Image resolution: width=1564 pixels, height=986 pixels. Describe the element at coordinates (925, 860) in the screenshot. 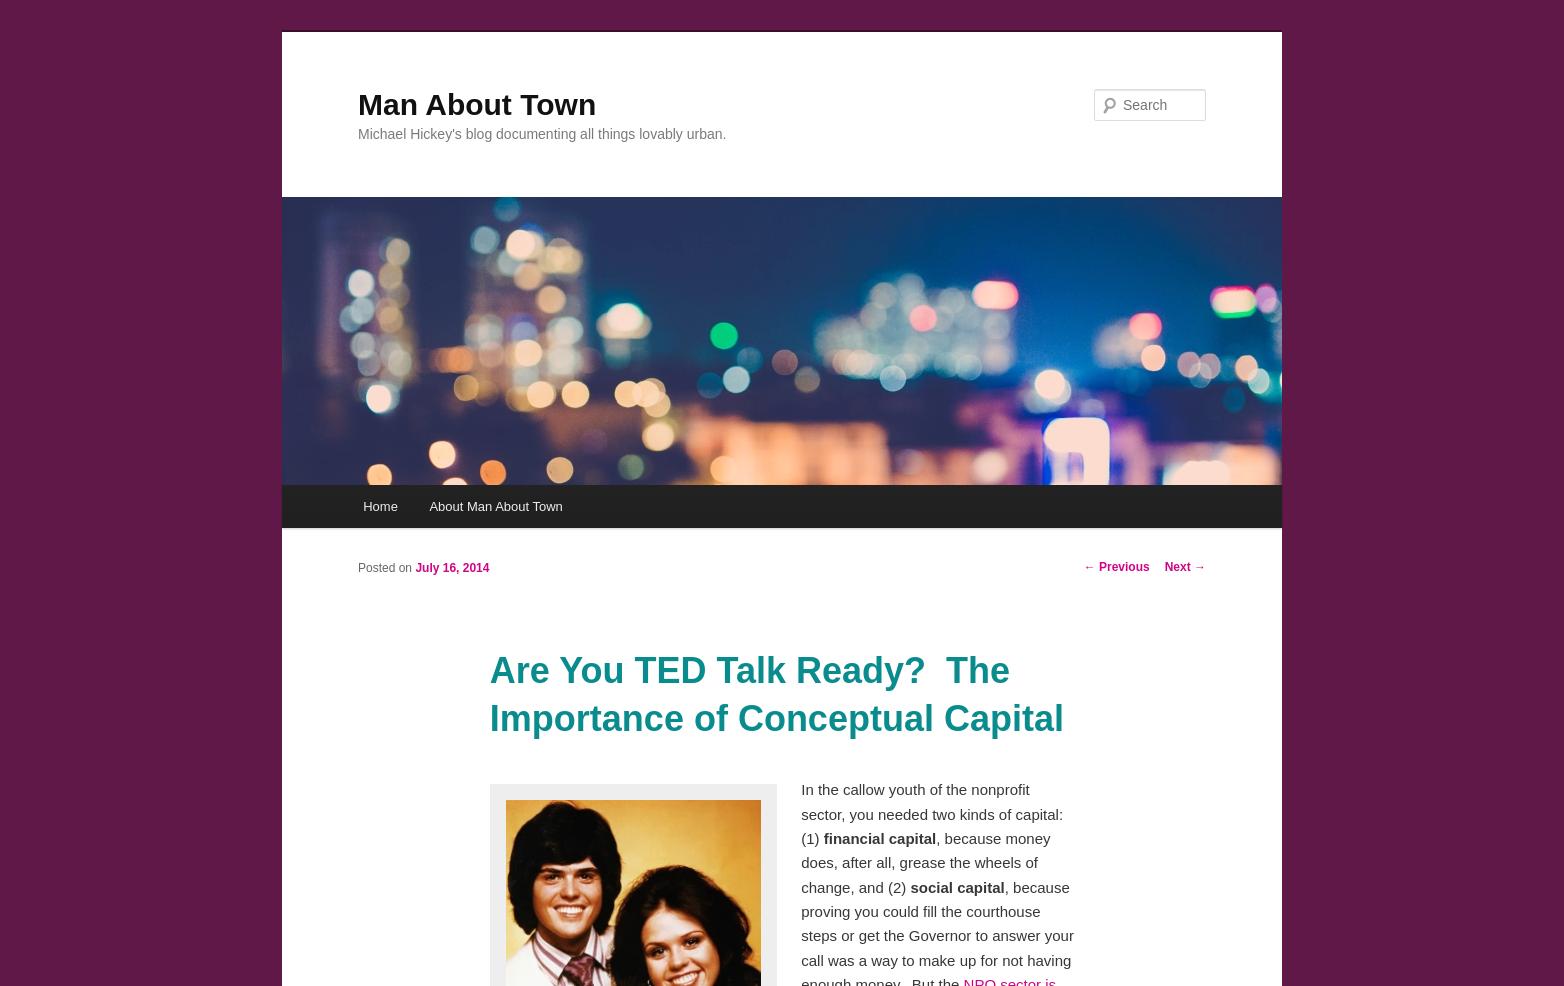

I see `', because money does, after all, grease the wheels of change, and (2)'` at that location.